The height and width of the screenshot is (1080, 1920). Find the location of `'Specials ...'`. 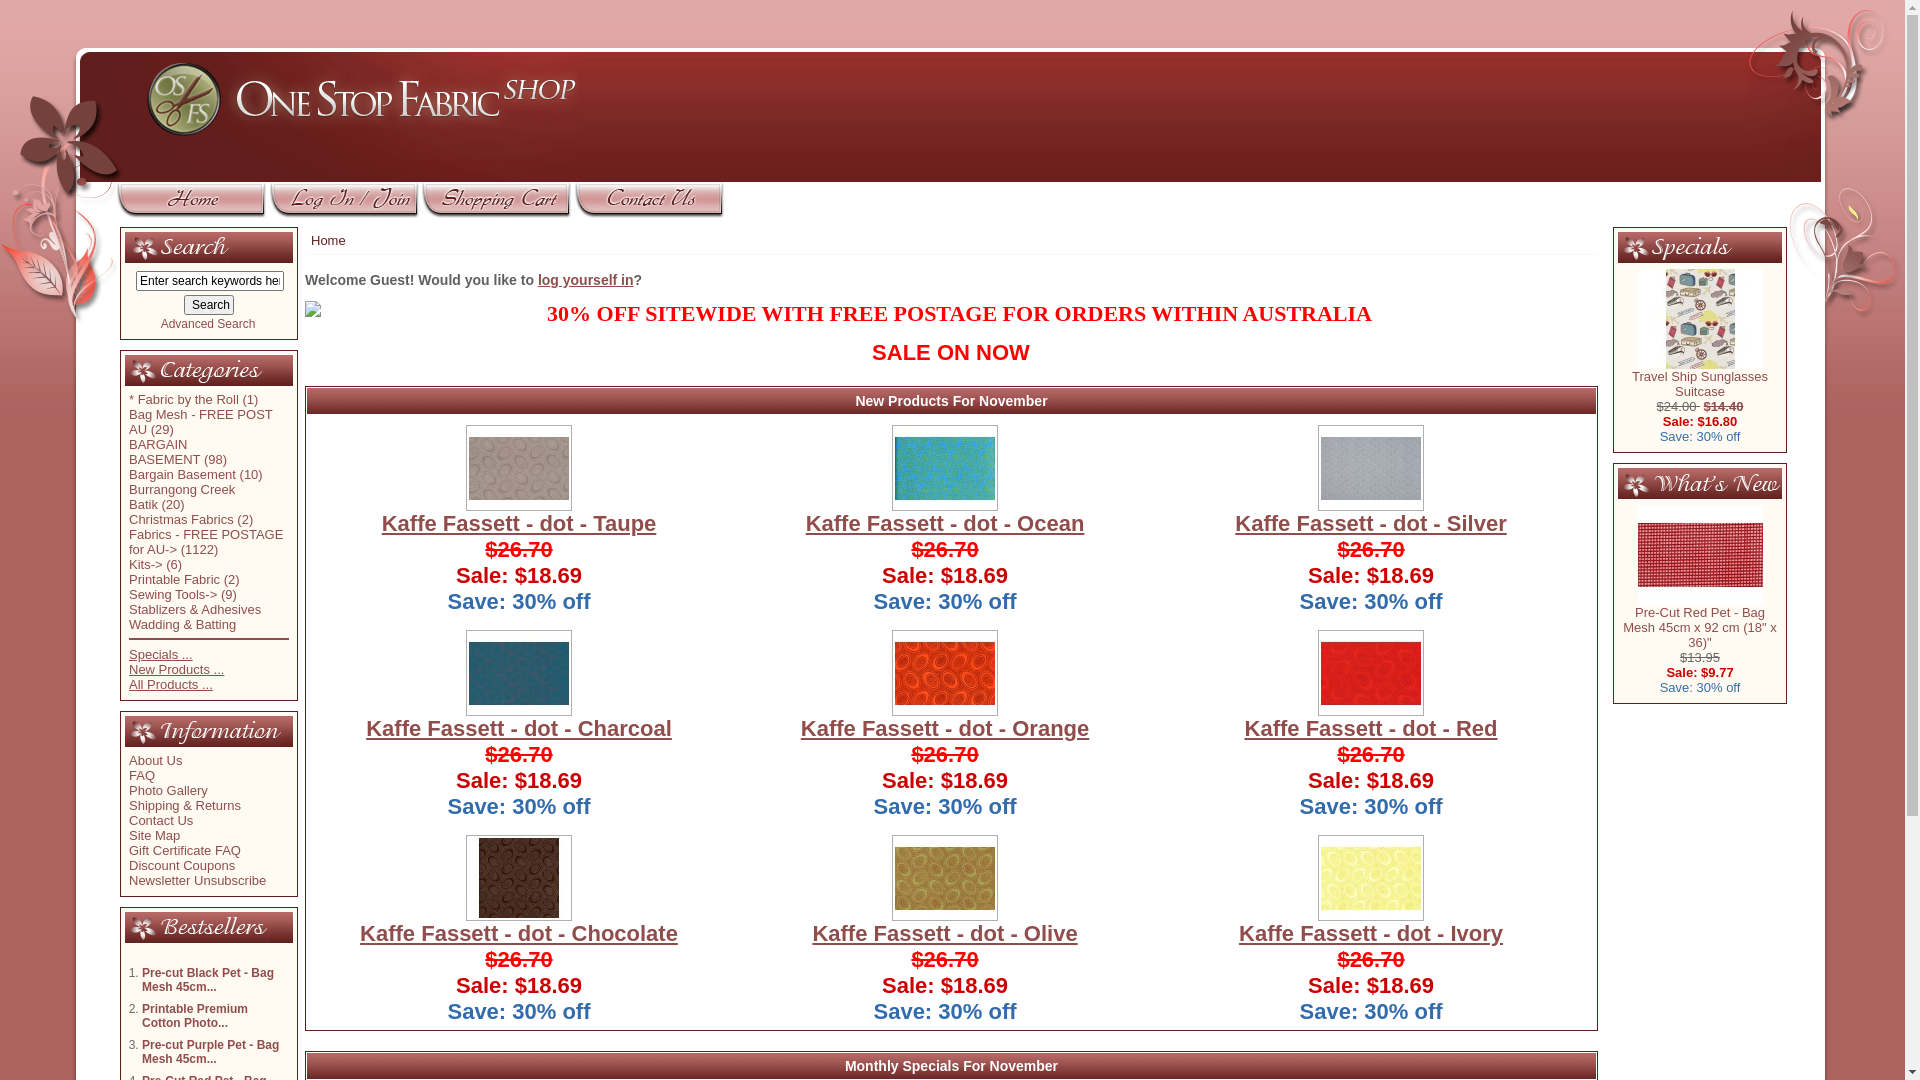

'Specials ...' is located at coordinates (128, 653).